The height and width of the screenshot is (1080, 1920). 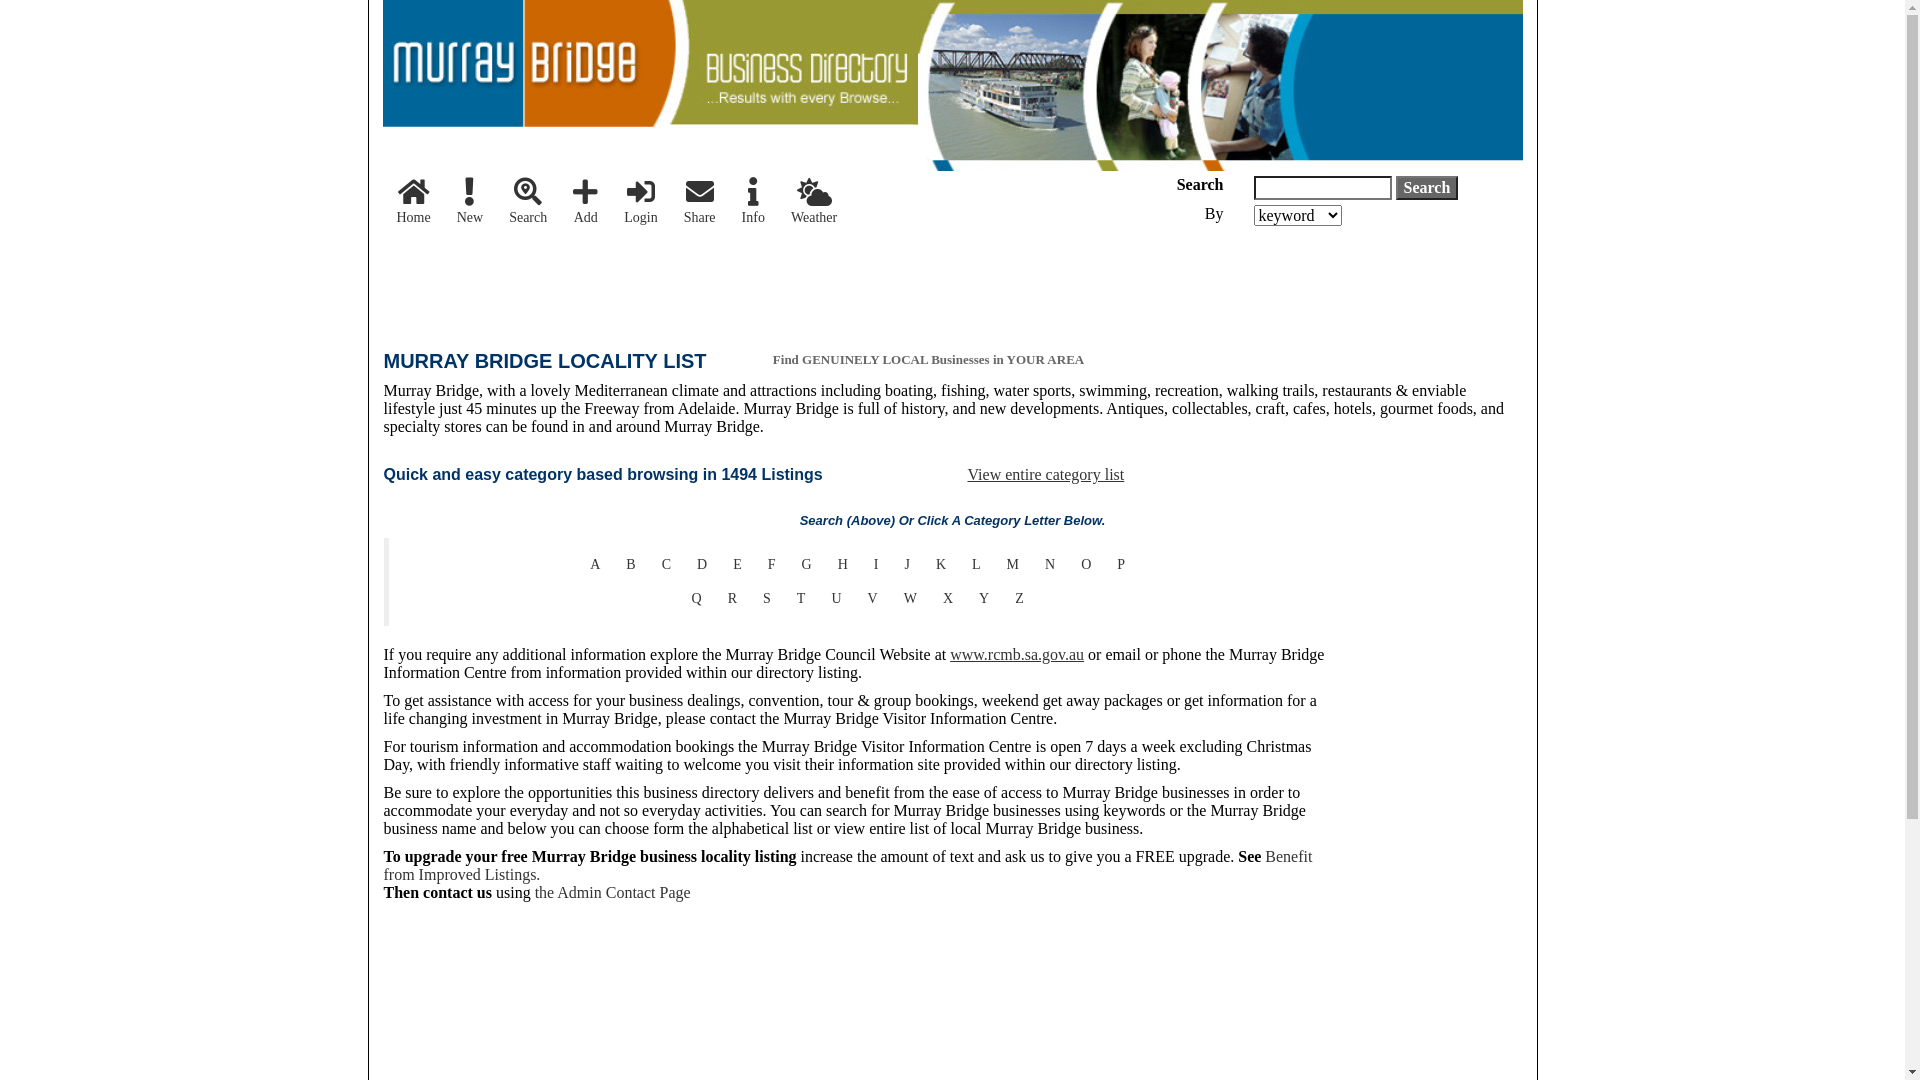 What do you see at coordinates (700, 203) in the screenshot?
I see `'Share'` at bounding box center [700, 203].